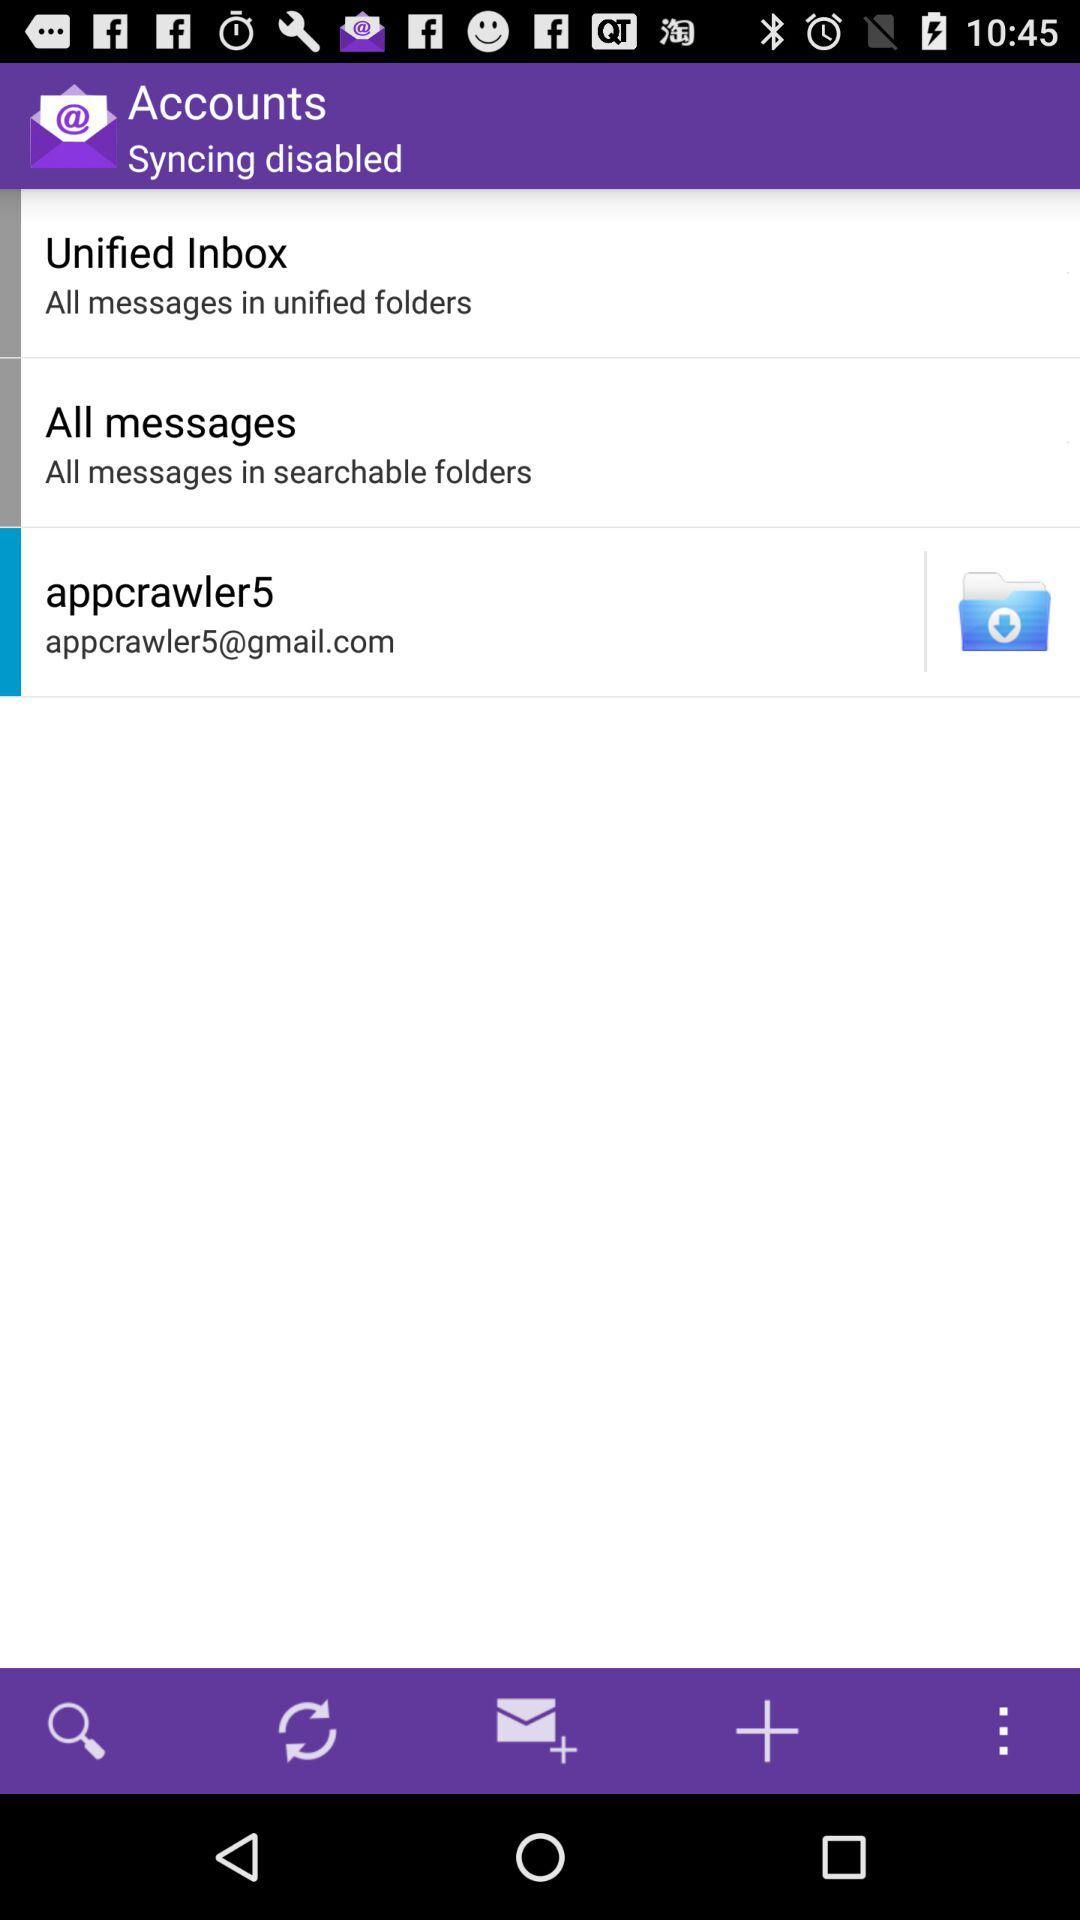 The height and width of the screenshot is (1920, 1080). What do you see at coordinates (1067, 272) in the screenshot?
I see `app to the right of the unified inbox` at bounding box center [1067, 272].